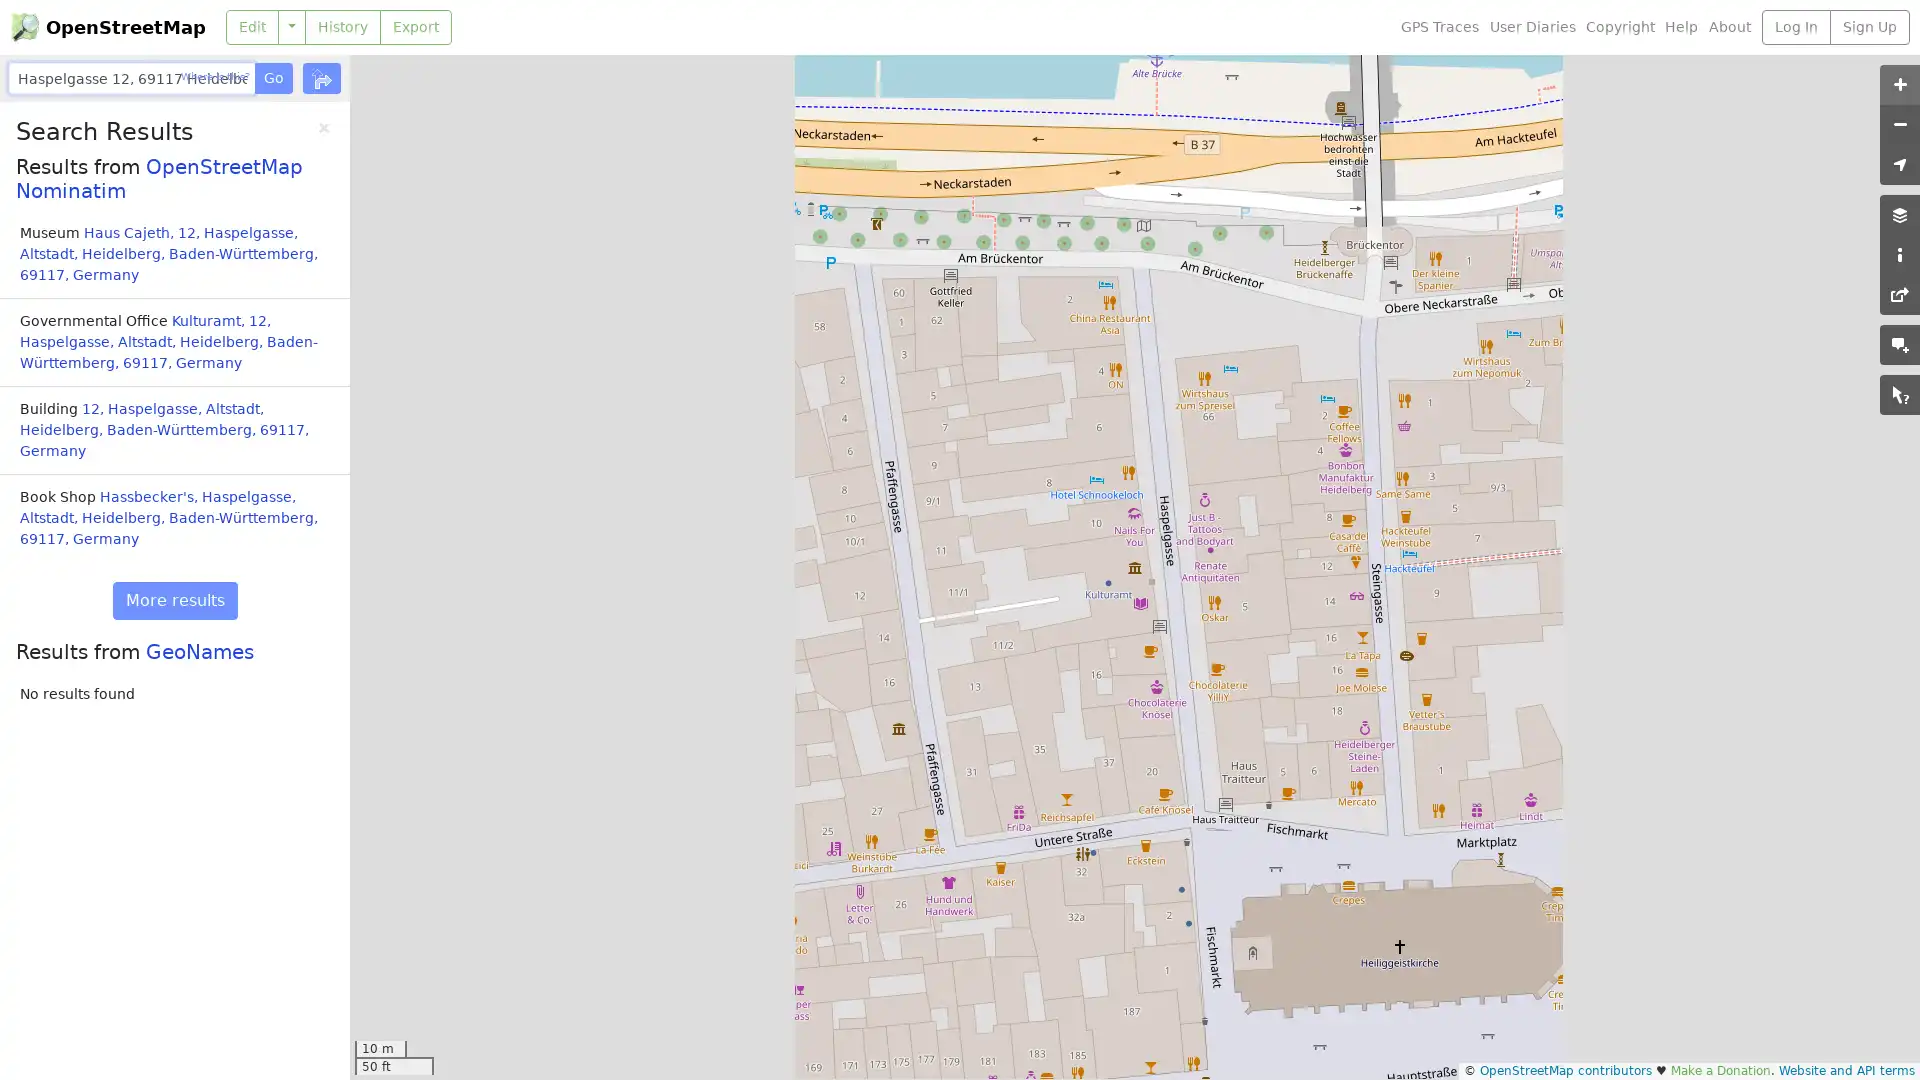 The height and width of the screenshot is (1080, 1920). What do you see at coordinates (272, 77) in the screenshot?
I see `Go` at bounding box center [272, 77].